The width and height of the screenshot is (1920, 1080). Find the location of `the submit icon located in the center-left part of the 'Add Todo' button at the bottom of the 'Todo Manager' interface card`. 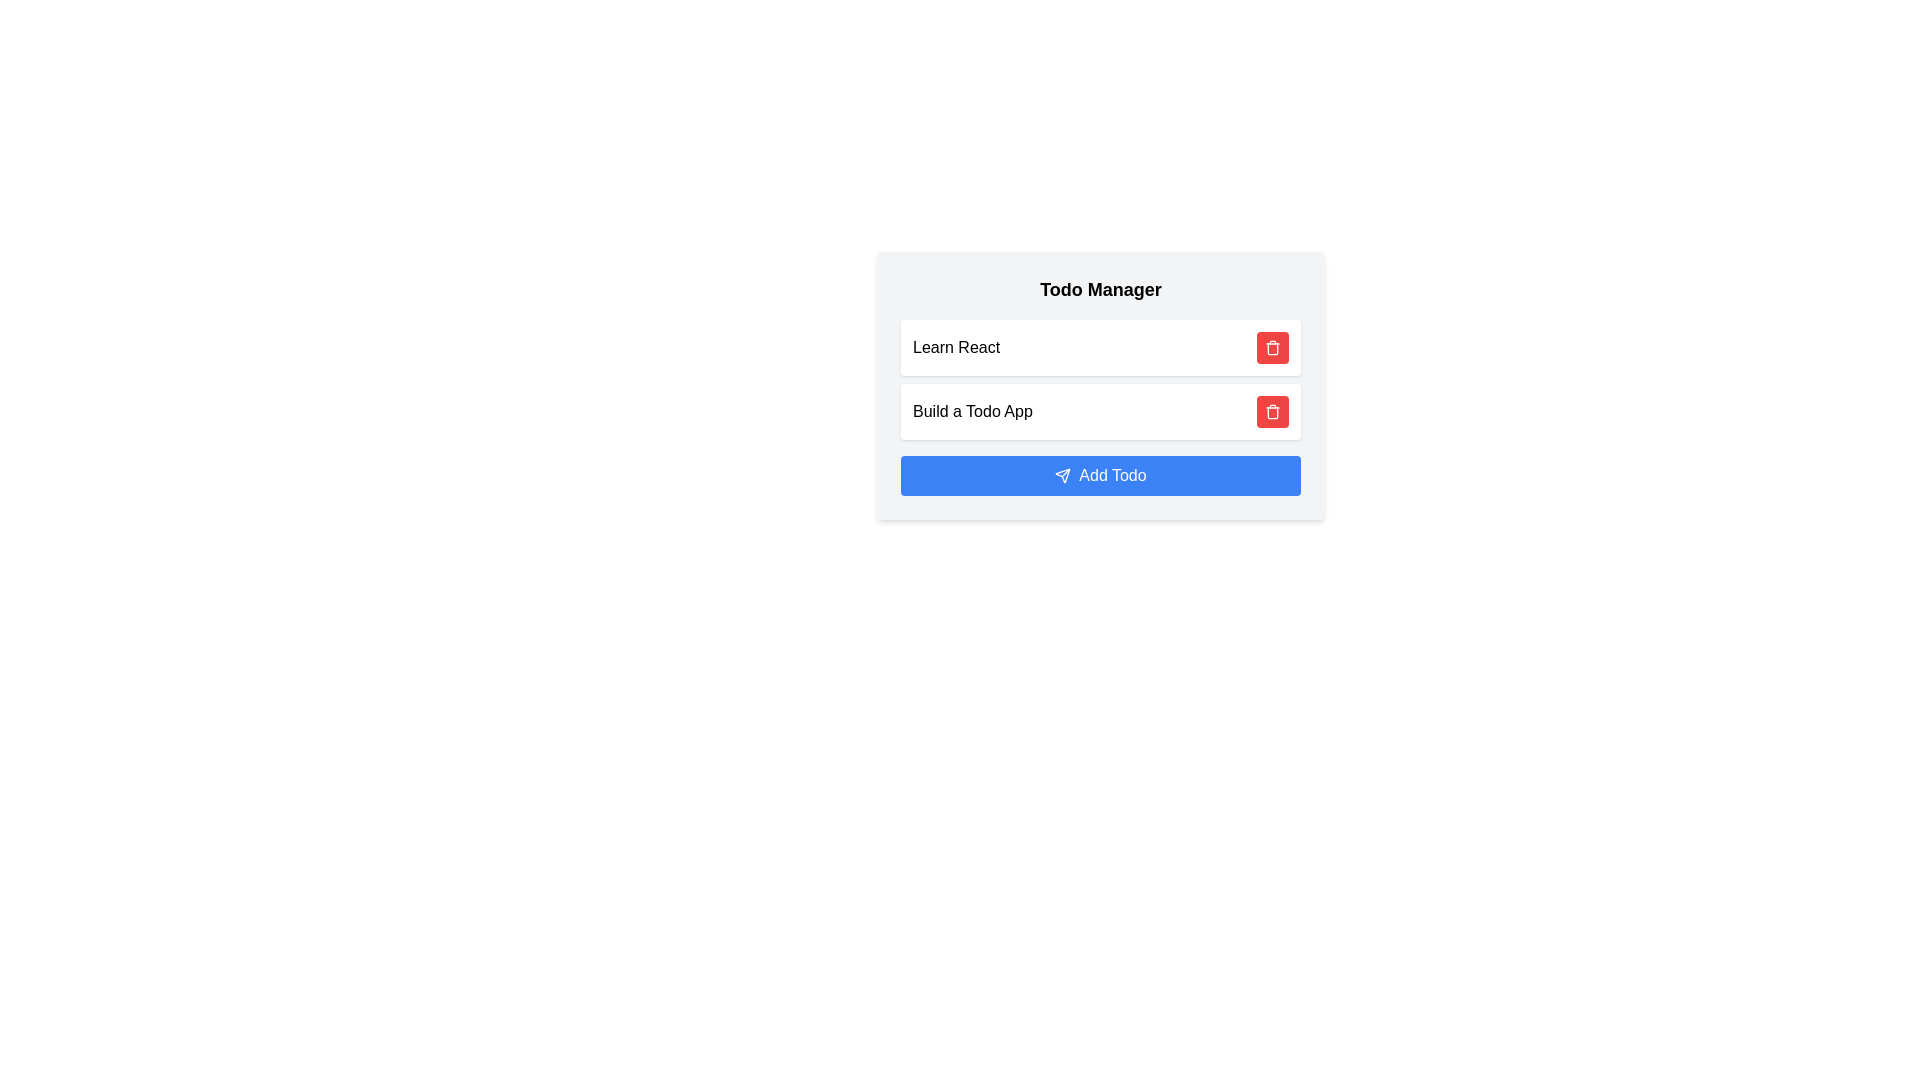

the submit icon located in the center-left part of the 'Add Todo' button at the bottom of the 'Todo Manager' interface card is located at coordinates (1062, 475).